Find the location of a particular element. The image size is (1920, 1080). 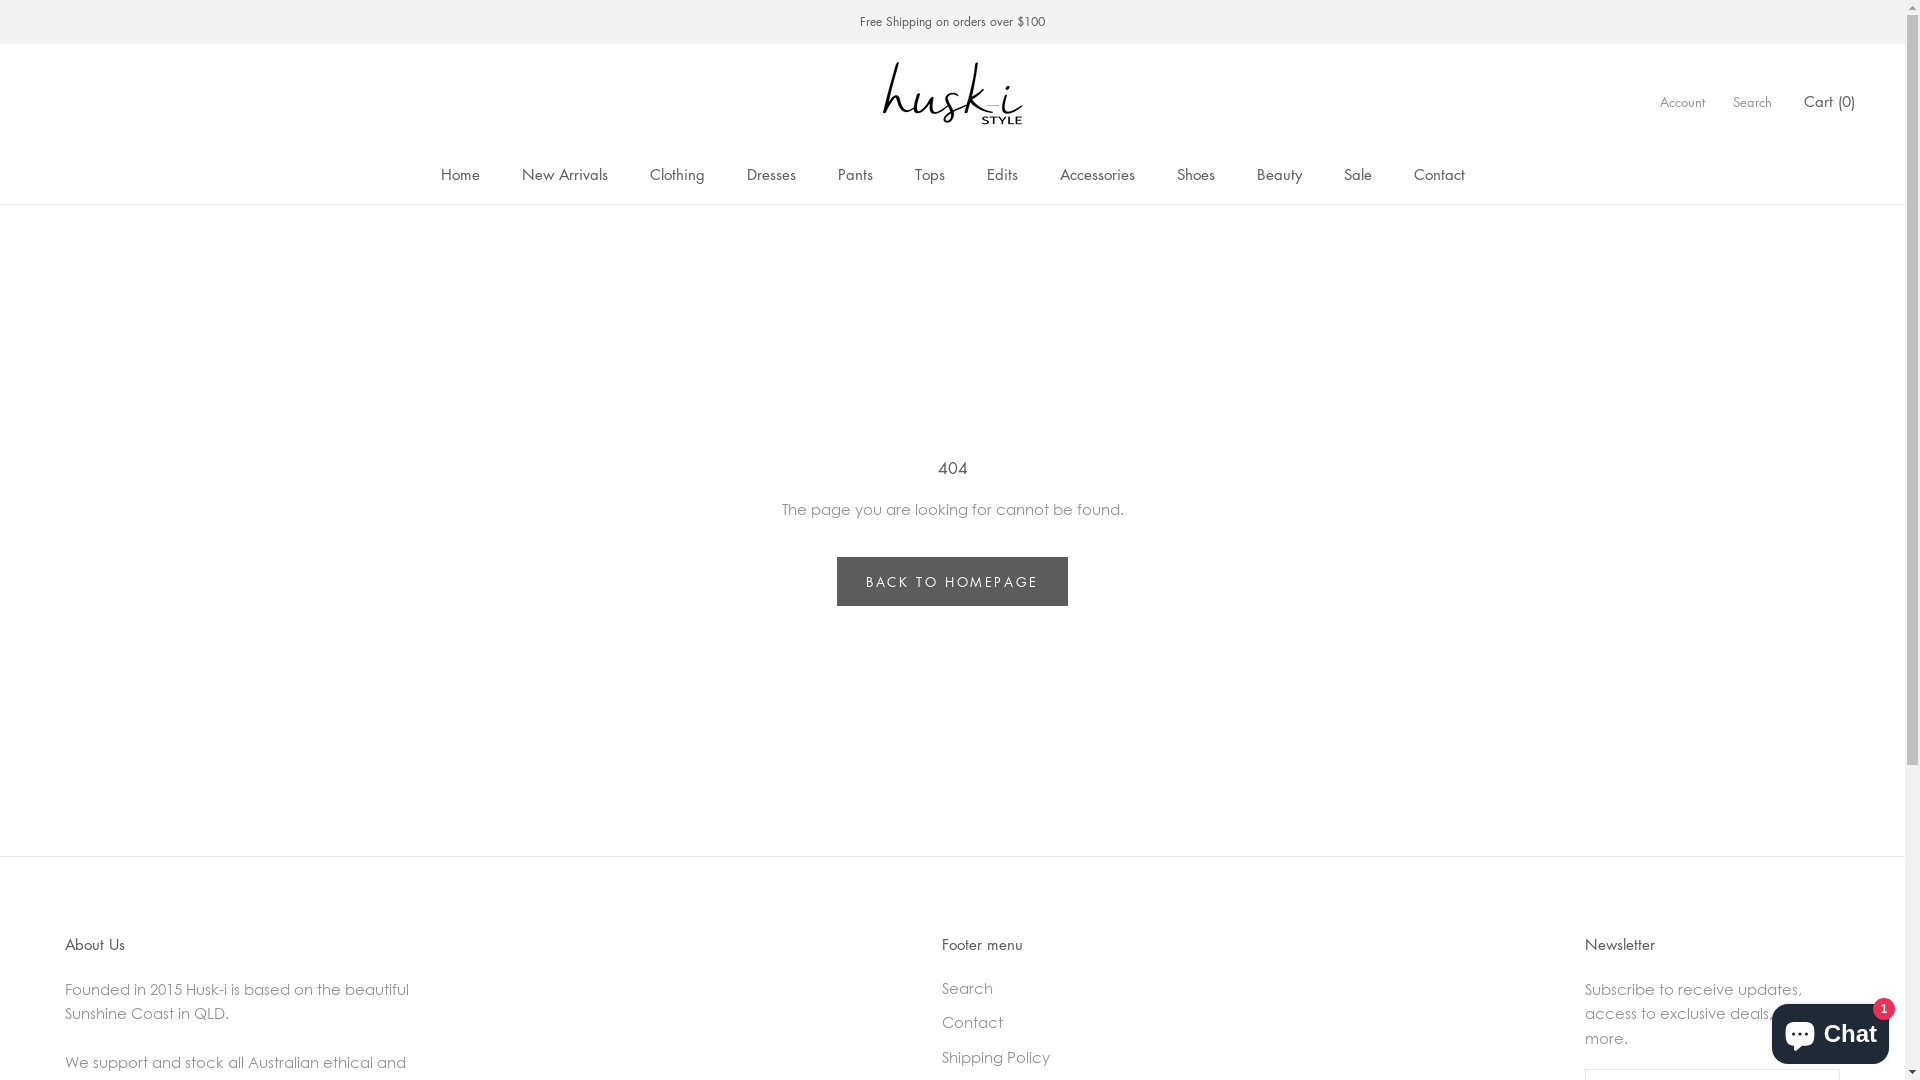

'Shipping Policy' is located at coordinates (1000, 1056).